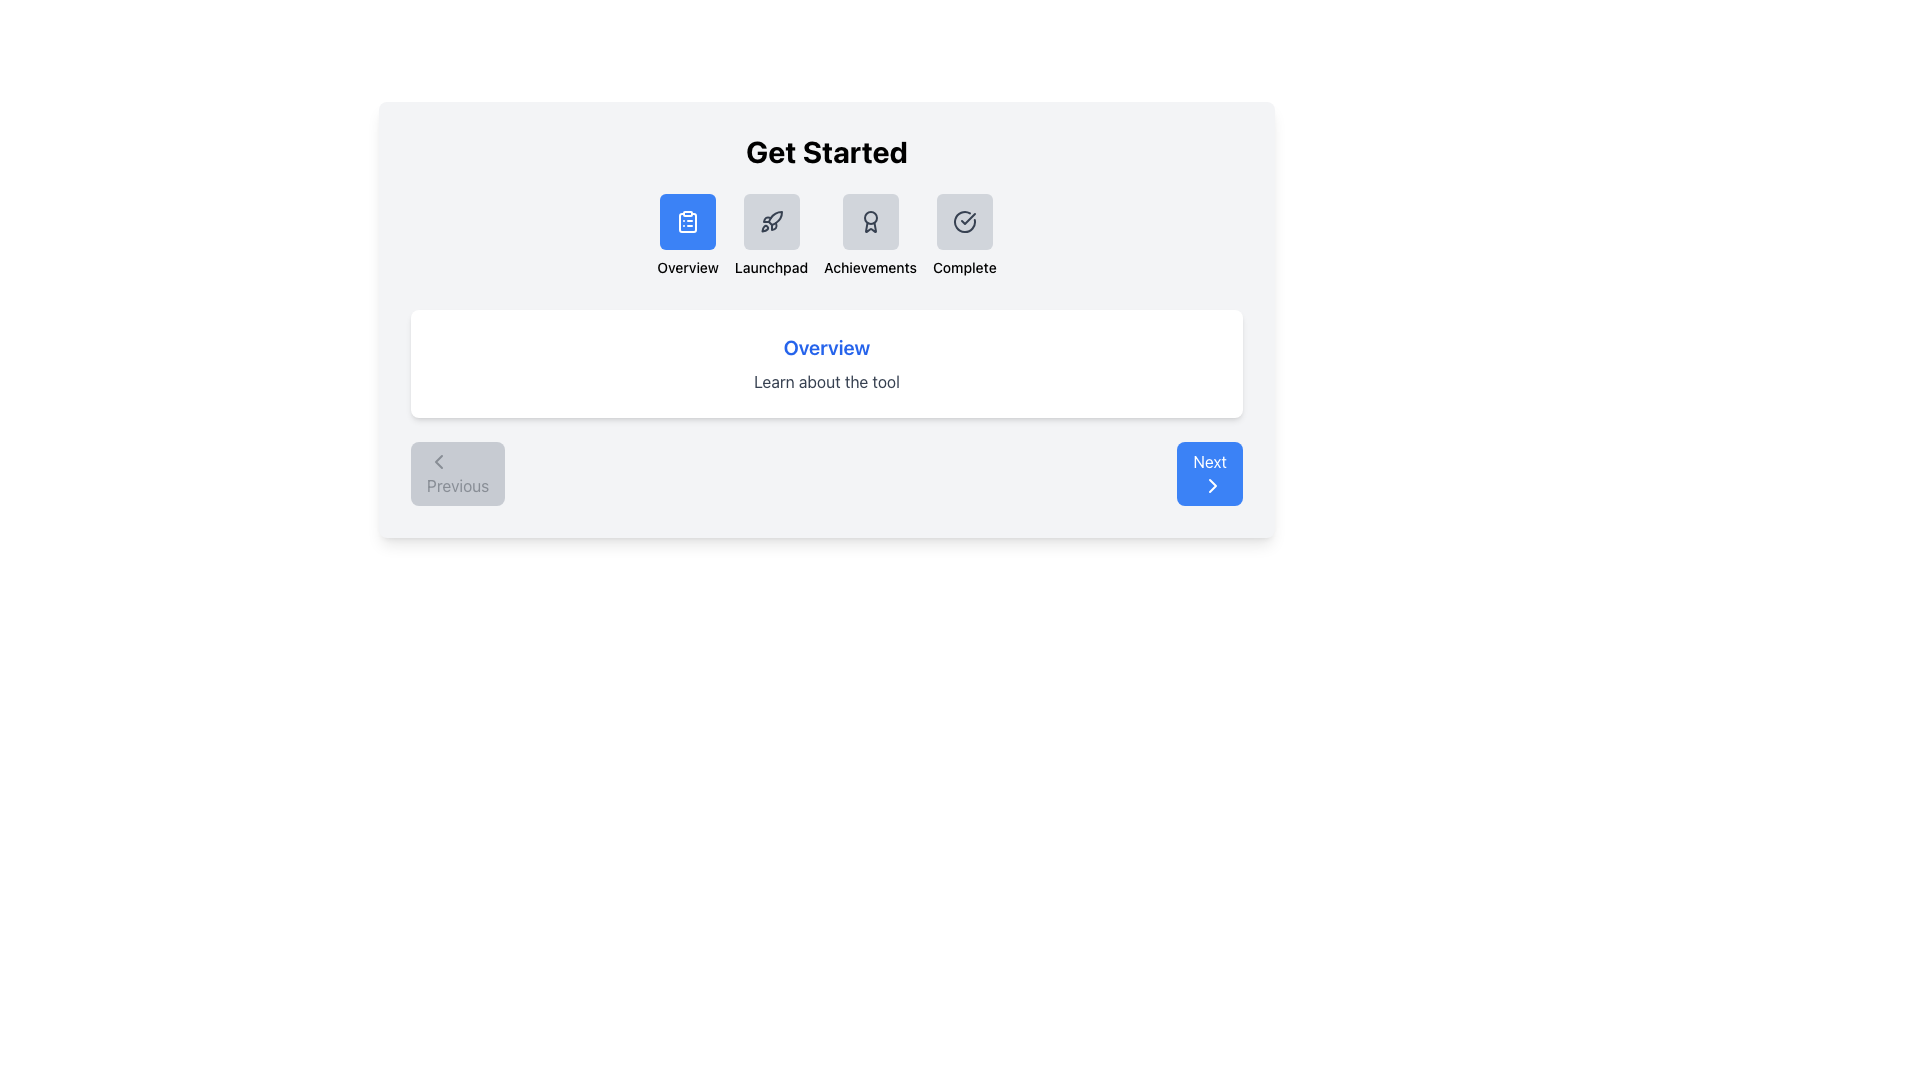 Image resolution: width=1920 pixels, height=1080 pixels. Describe the element at coordinates (770, 266) in the screenshot. I see `the text label that identifies the 'Launchpad' section, located below the rocket icon in the second group of the 'Get Started' interface` at that location.